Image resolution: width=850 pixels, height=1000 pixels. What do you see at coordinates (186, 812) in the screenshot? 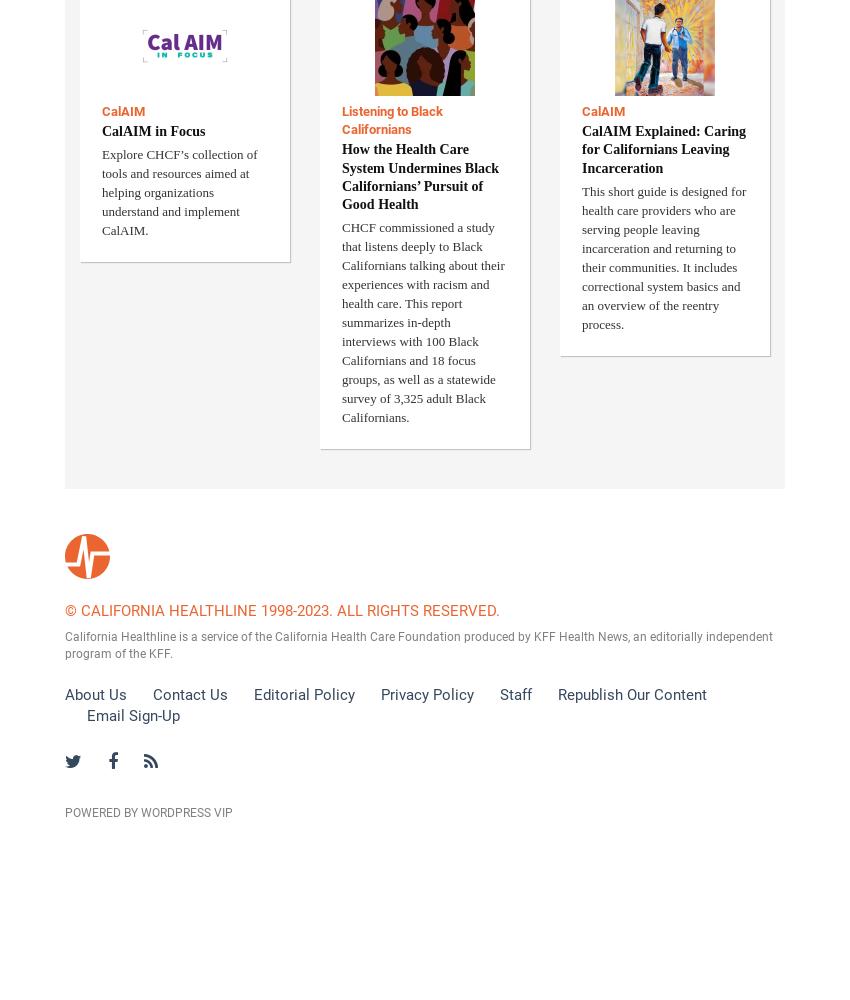
I see `'WordPress VIP'` at bounding box center [186, 812].